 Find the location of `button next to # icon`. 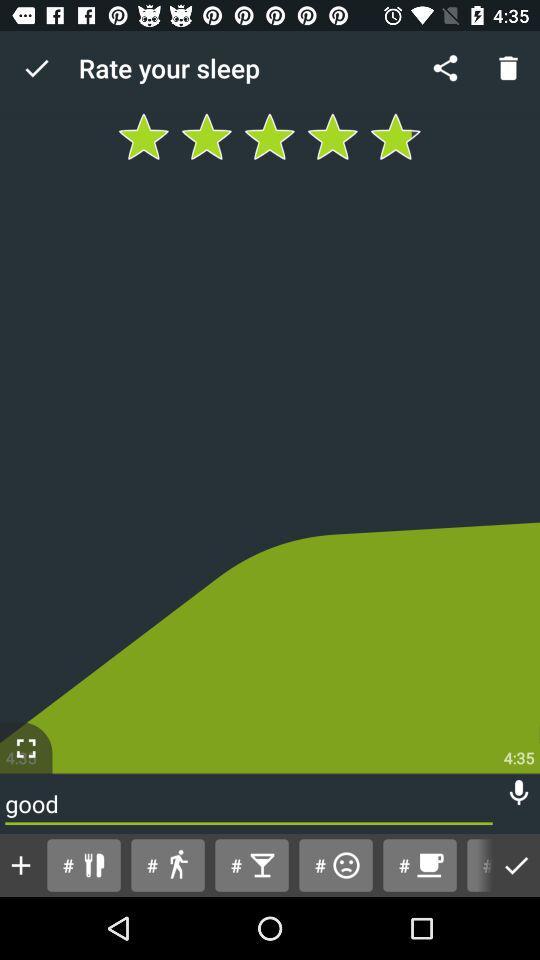

button next to # icon is located at coordinates (166, 864).